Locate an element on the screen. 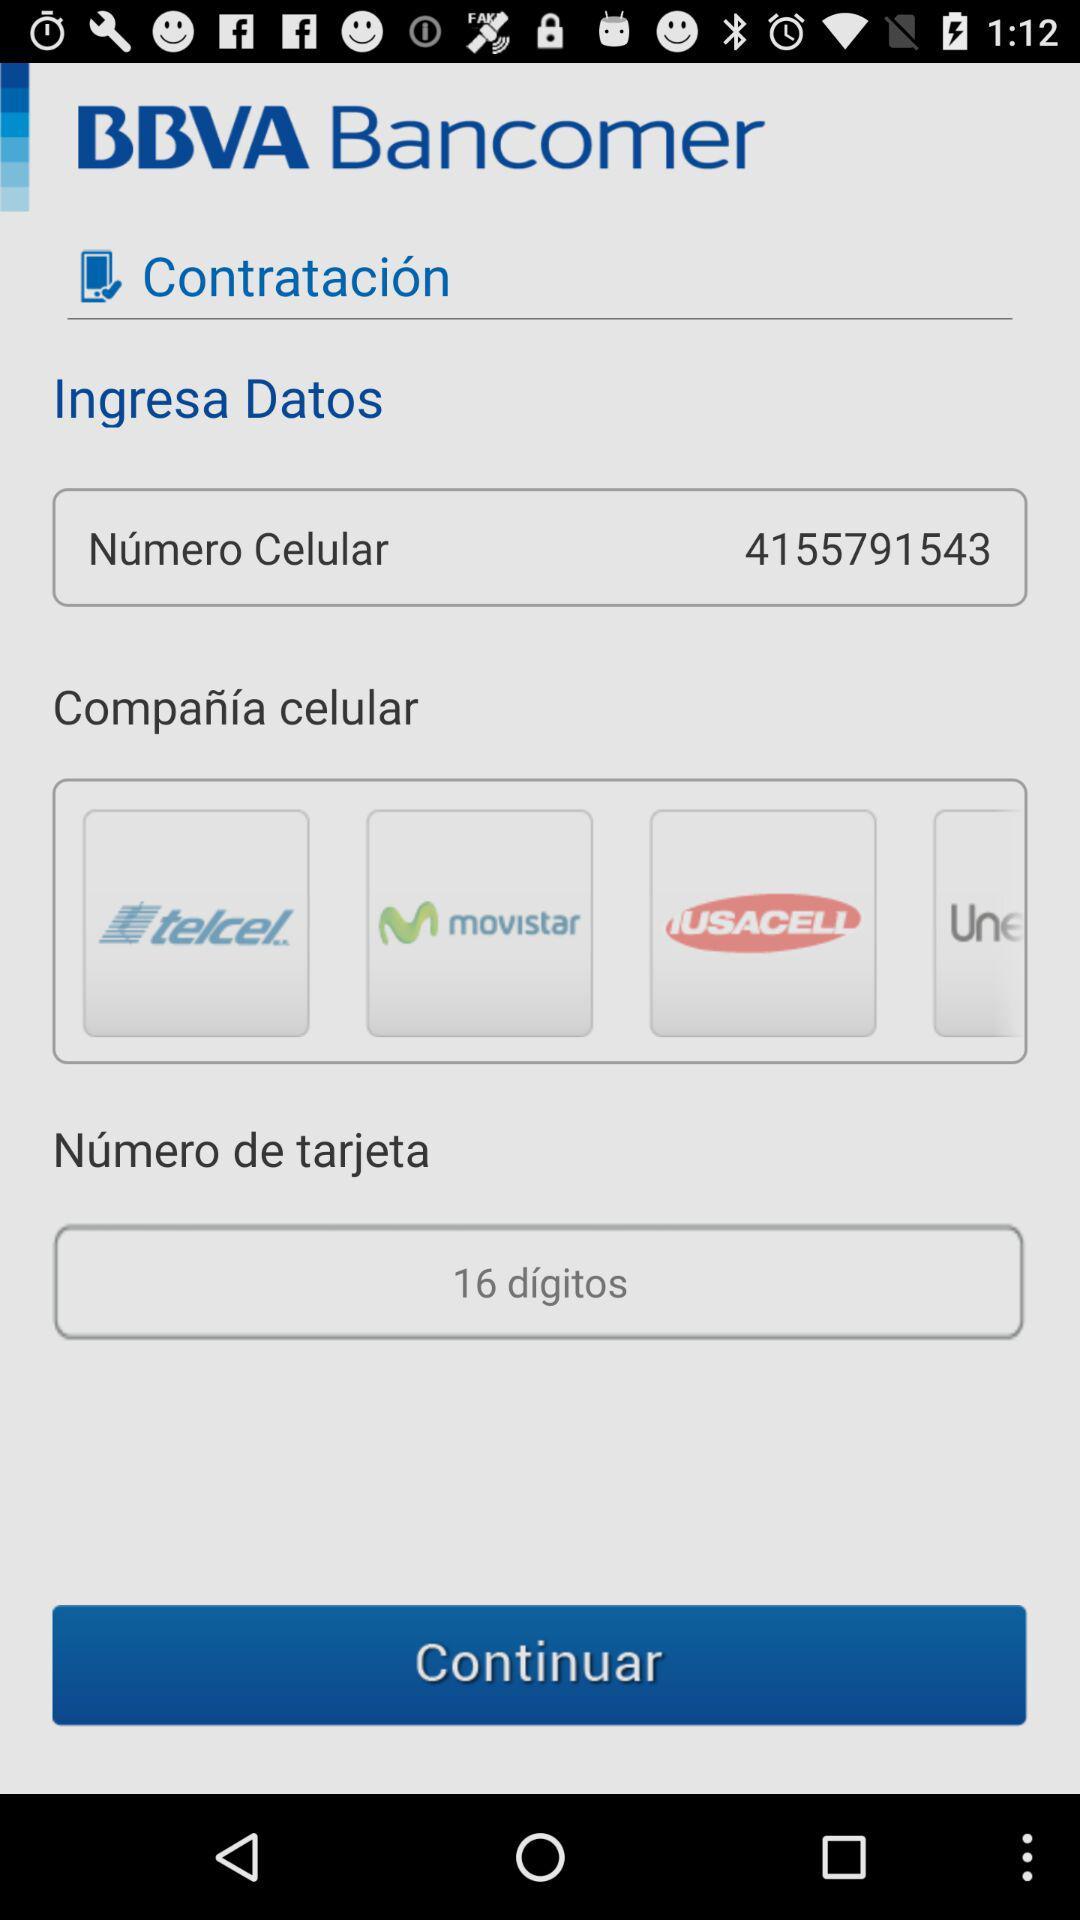  telcel button is located at coordinates (196, 921).